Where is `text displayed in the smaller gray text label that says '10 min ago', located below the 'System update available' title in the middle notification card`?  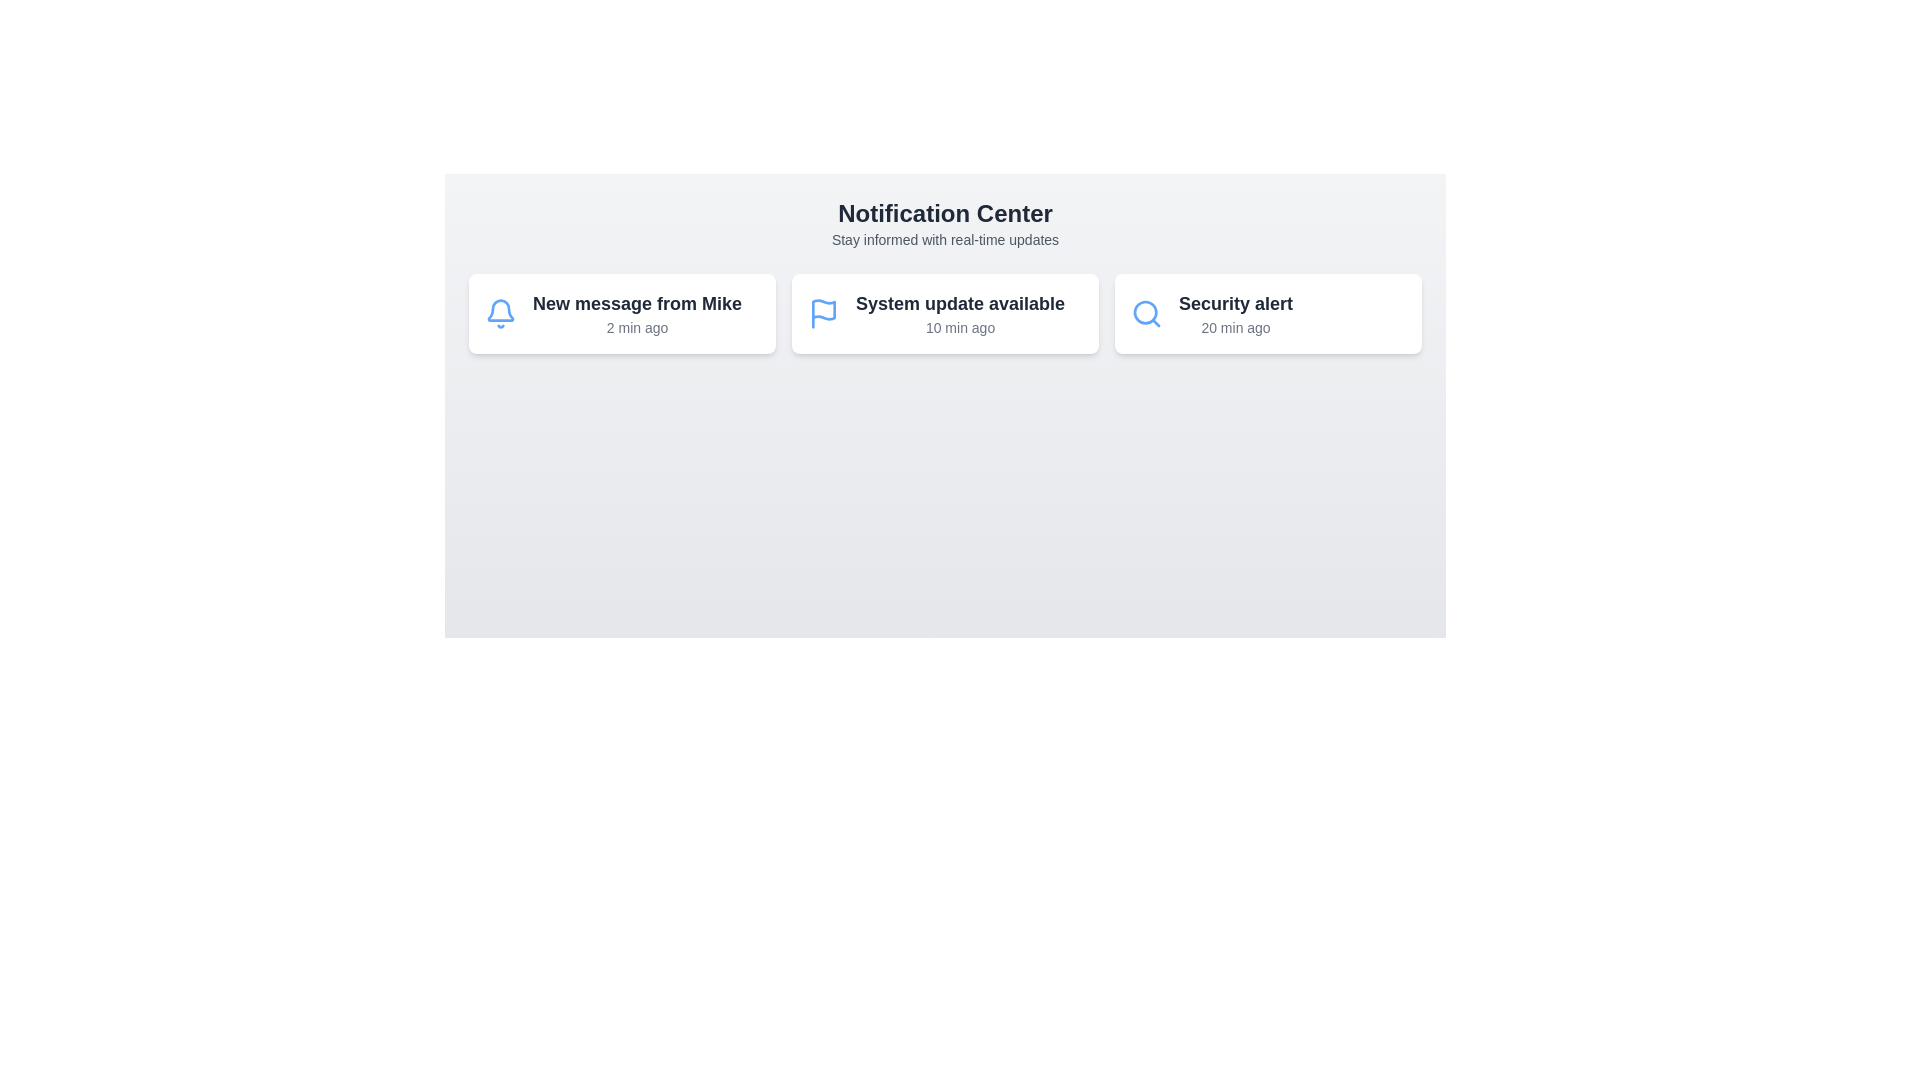 text displayed in the smaller gray text label that says '10 min ago', located below the 'System update available' title in the middle notification card is located at coordinates (960, 326).